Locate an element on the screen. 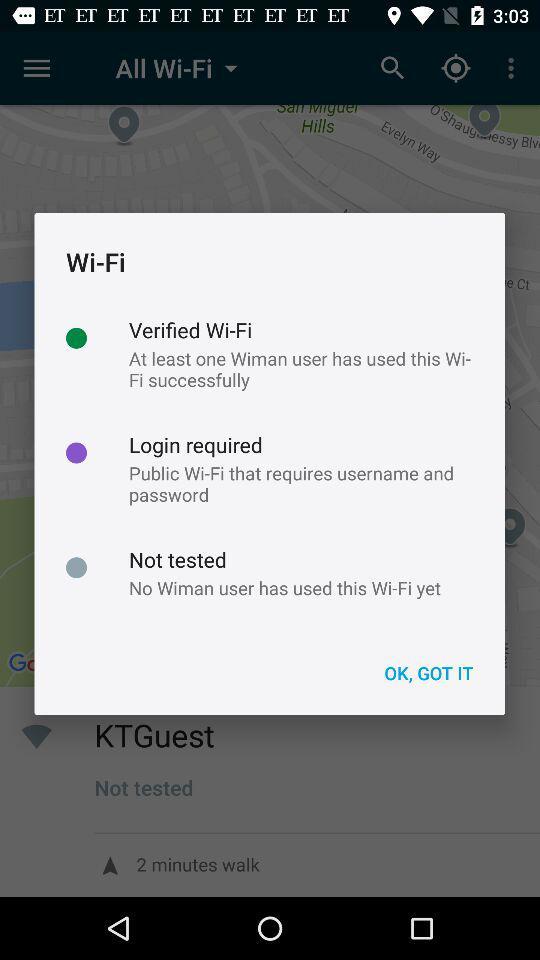 The image size is (540, 960). the ok, got it icon is located at coordinates (427, 673).